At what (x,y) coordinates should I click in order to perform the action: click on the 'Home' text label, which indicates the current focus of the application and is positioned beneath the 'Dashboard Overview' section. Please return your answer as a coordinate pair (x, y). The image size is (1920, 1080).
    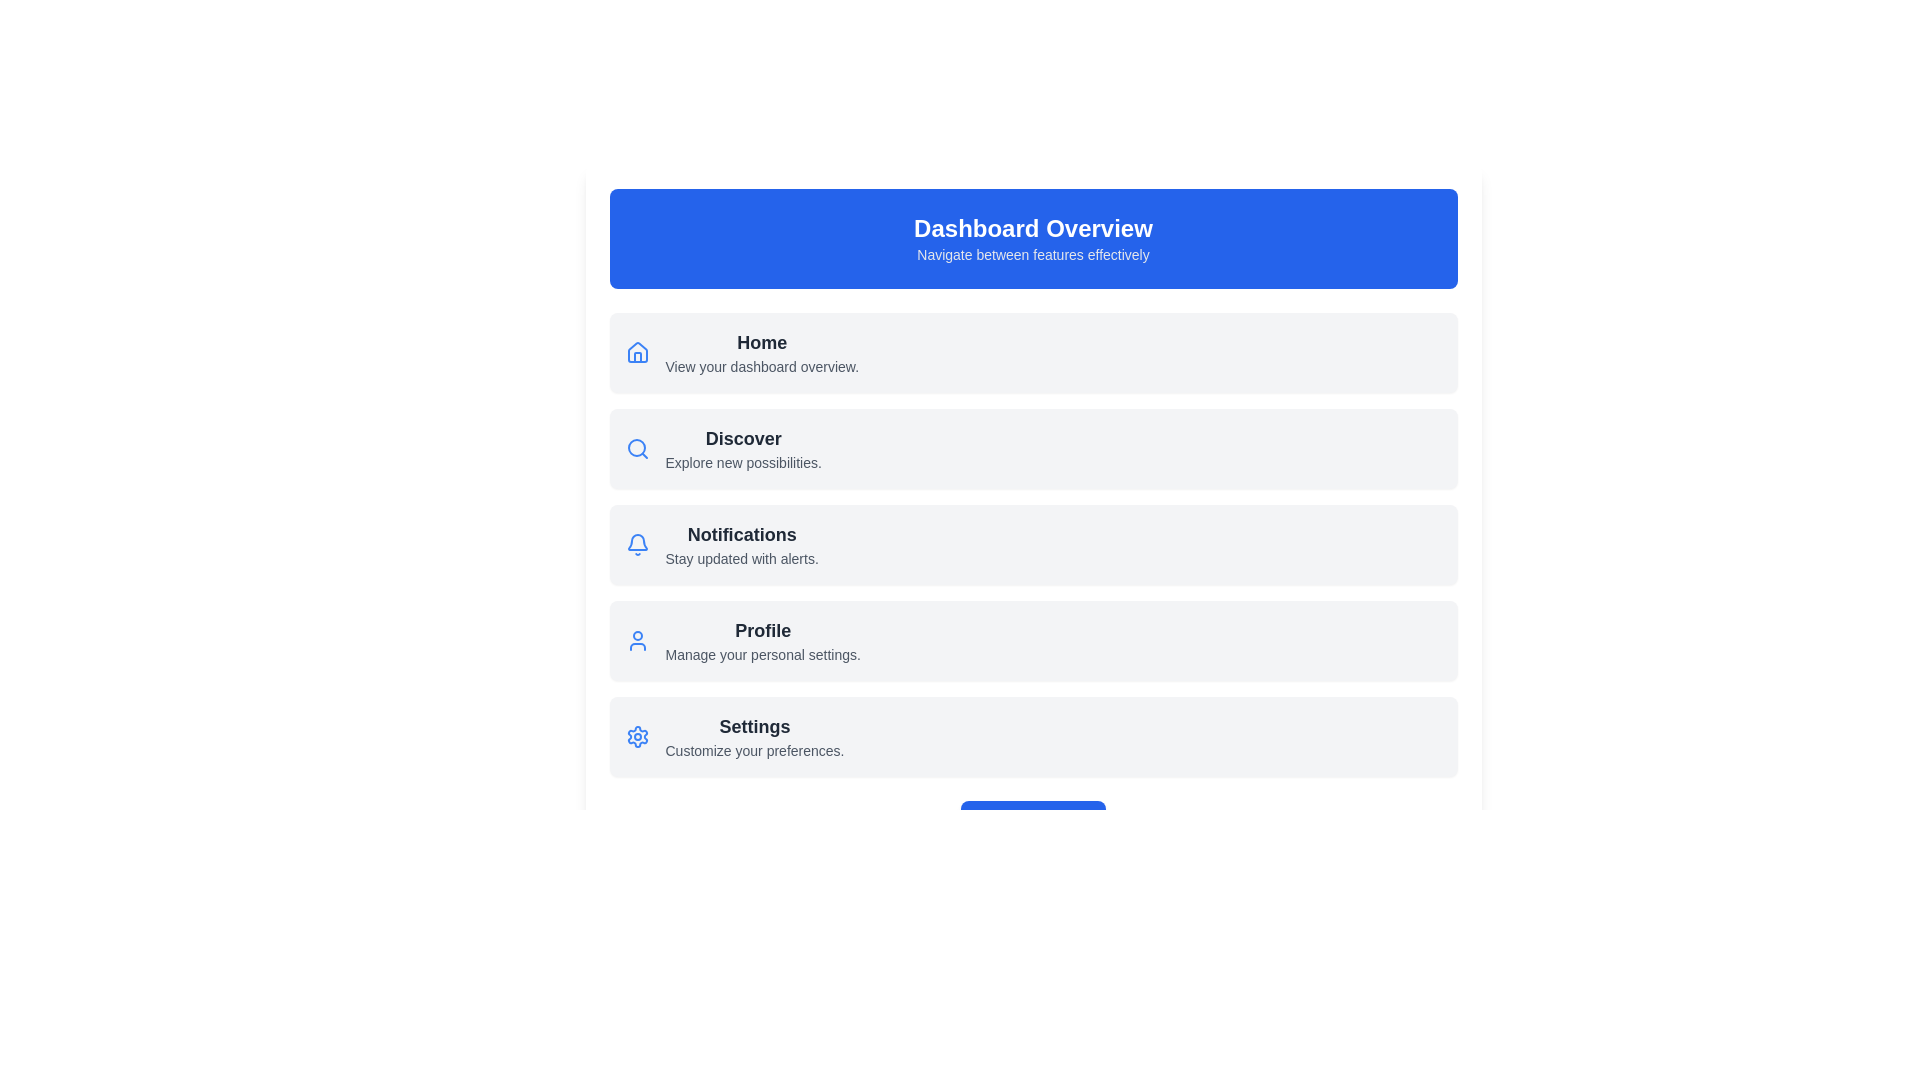
    Looking at the image, I should click on (761, 342).